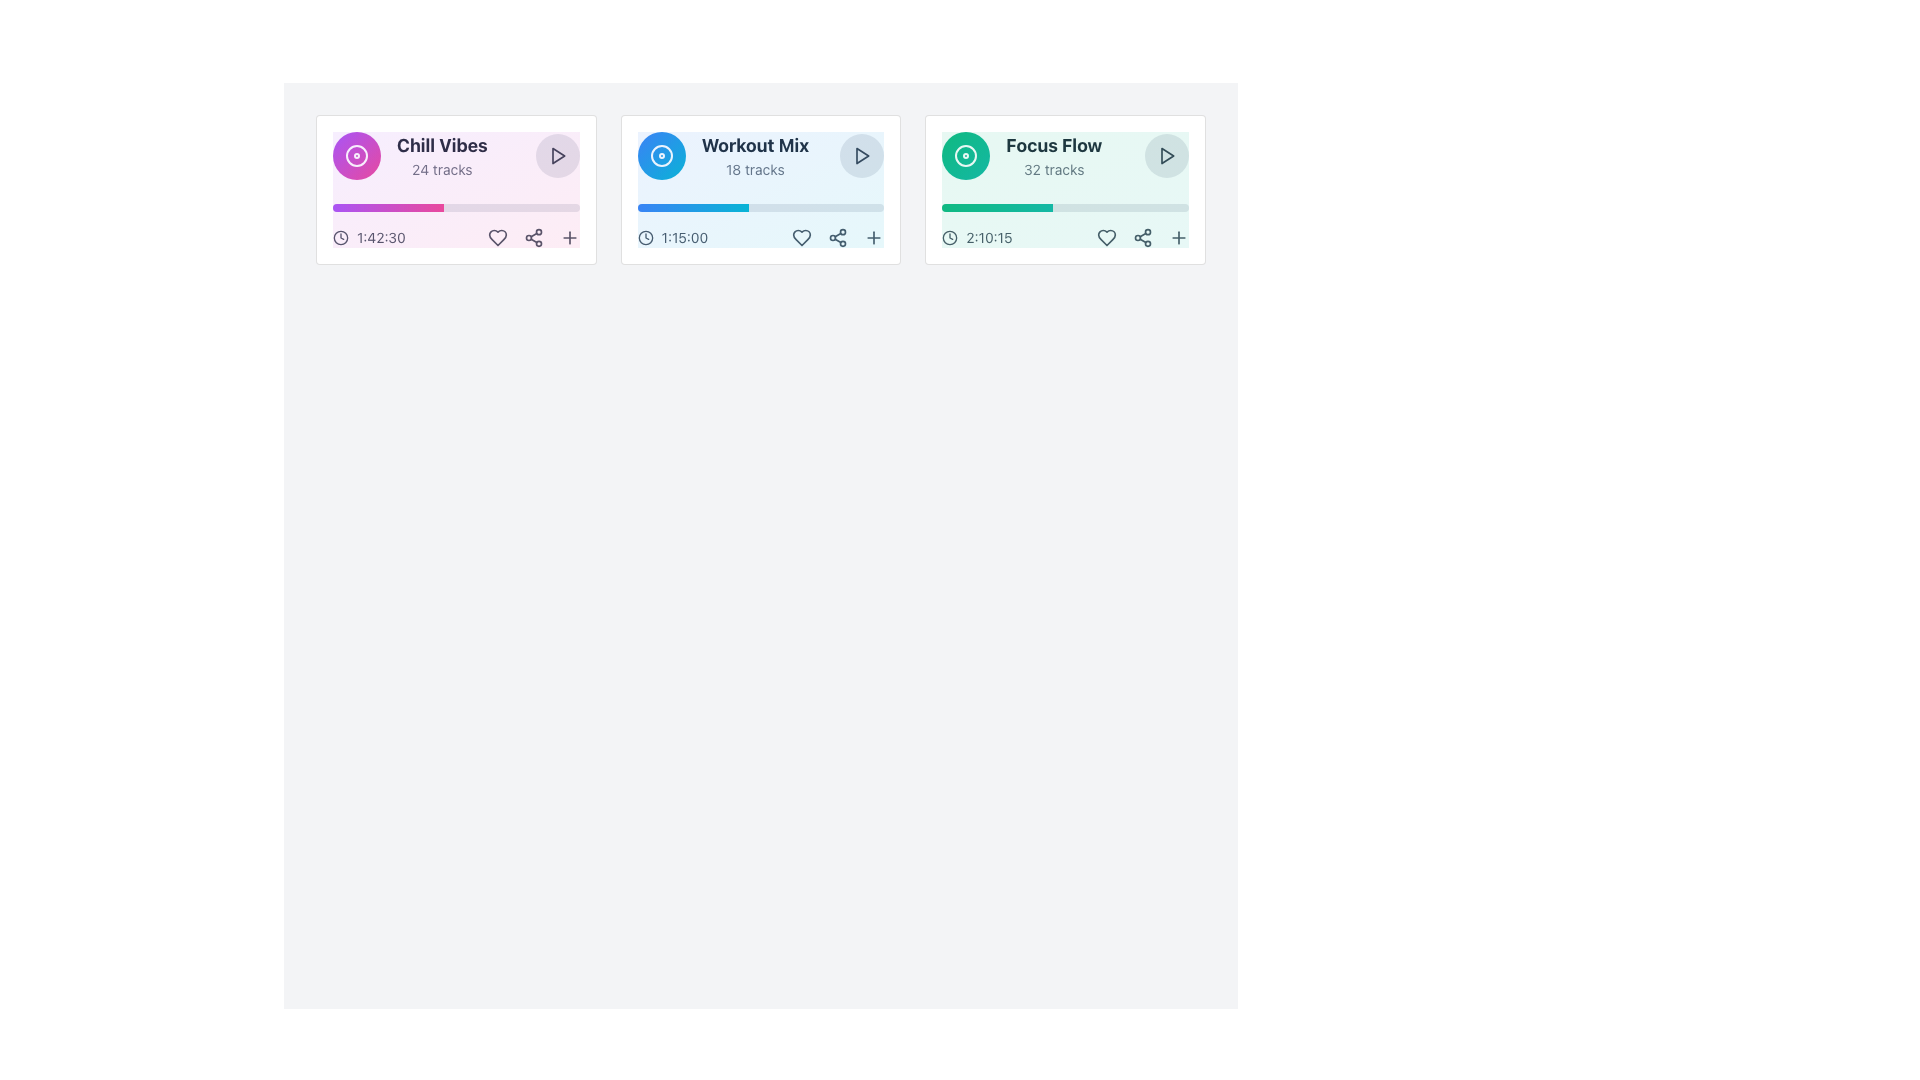  What do you see at coordinates (711, 208) in the screenshot?
I see `the slider` at bounding box center [711, 208].